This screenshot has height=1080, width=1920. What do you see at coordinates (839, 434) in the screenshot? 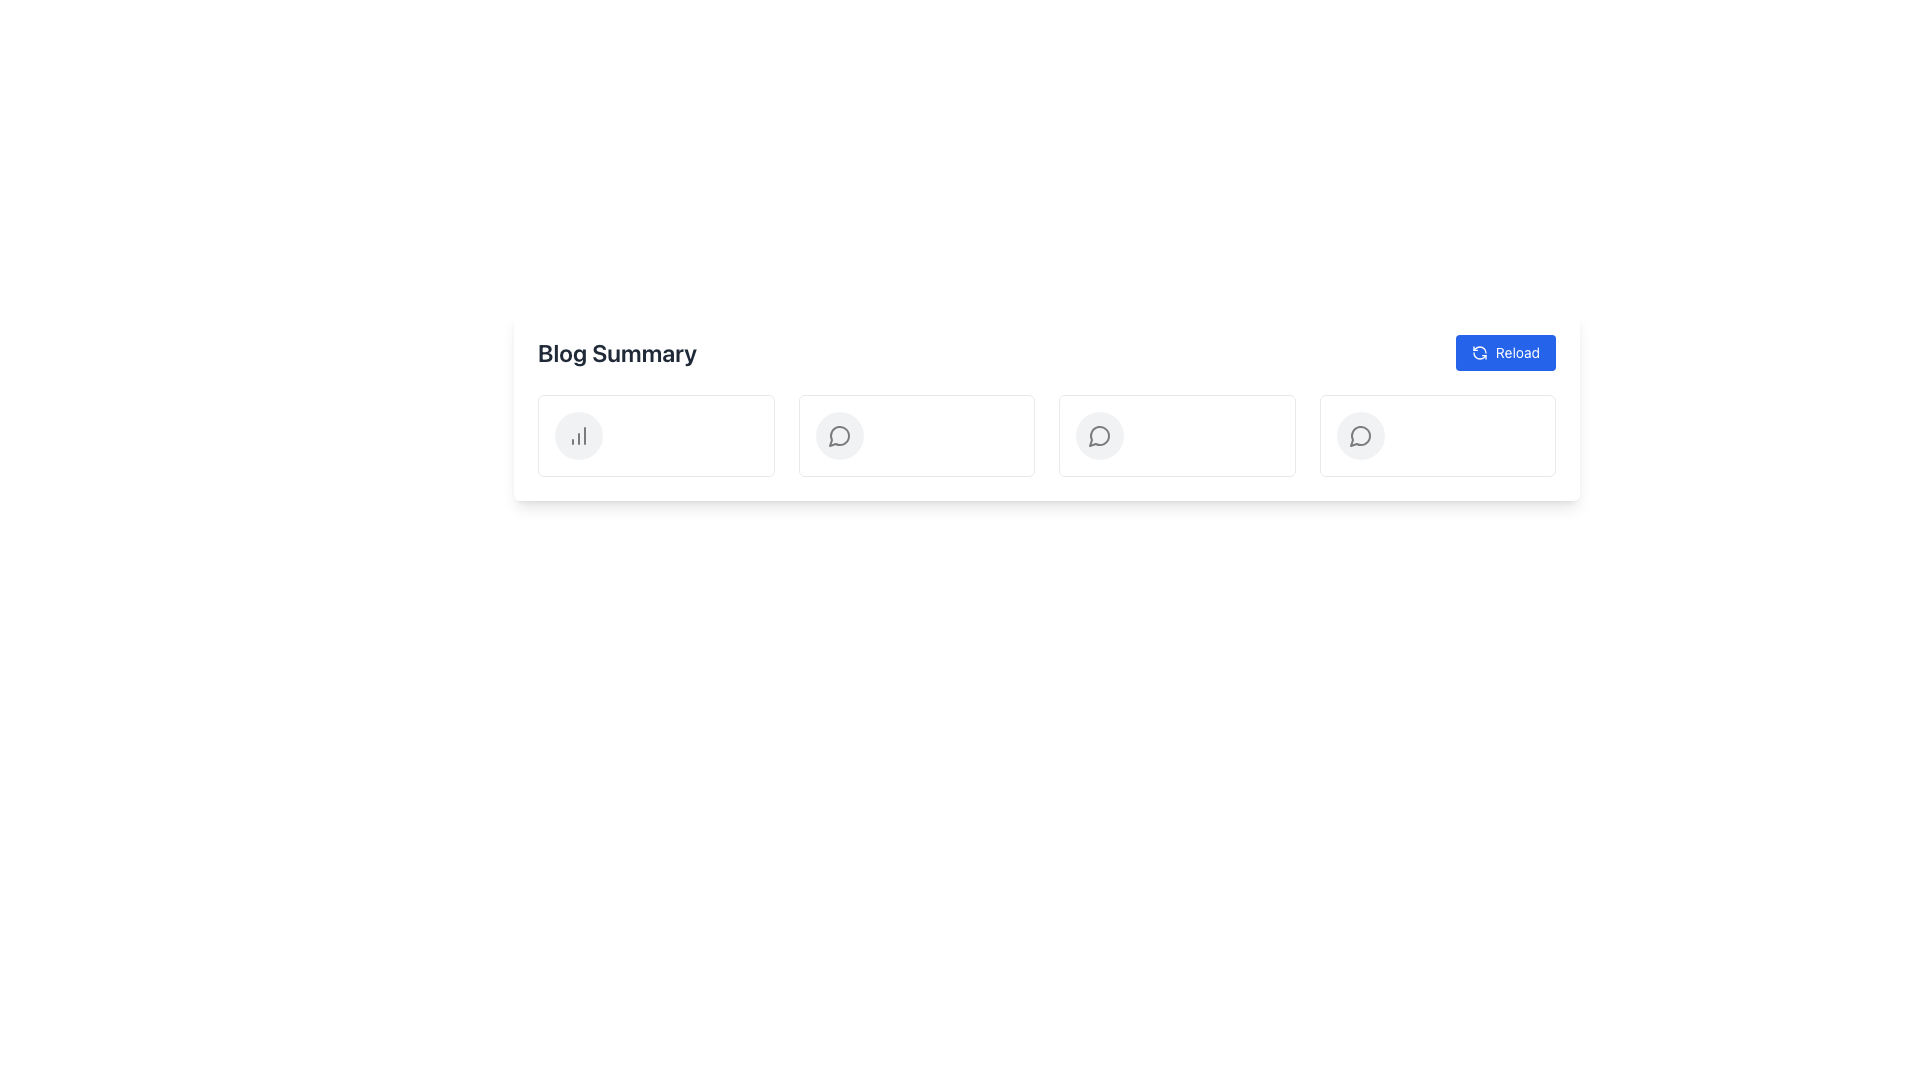
I see `the graphical details of the Icon button that is part of the horizontal group of interactive icons located beneath the 'Blog Summary' heading, specifically the third icon from the left` at bounding box center [839, 434].